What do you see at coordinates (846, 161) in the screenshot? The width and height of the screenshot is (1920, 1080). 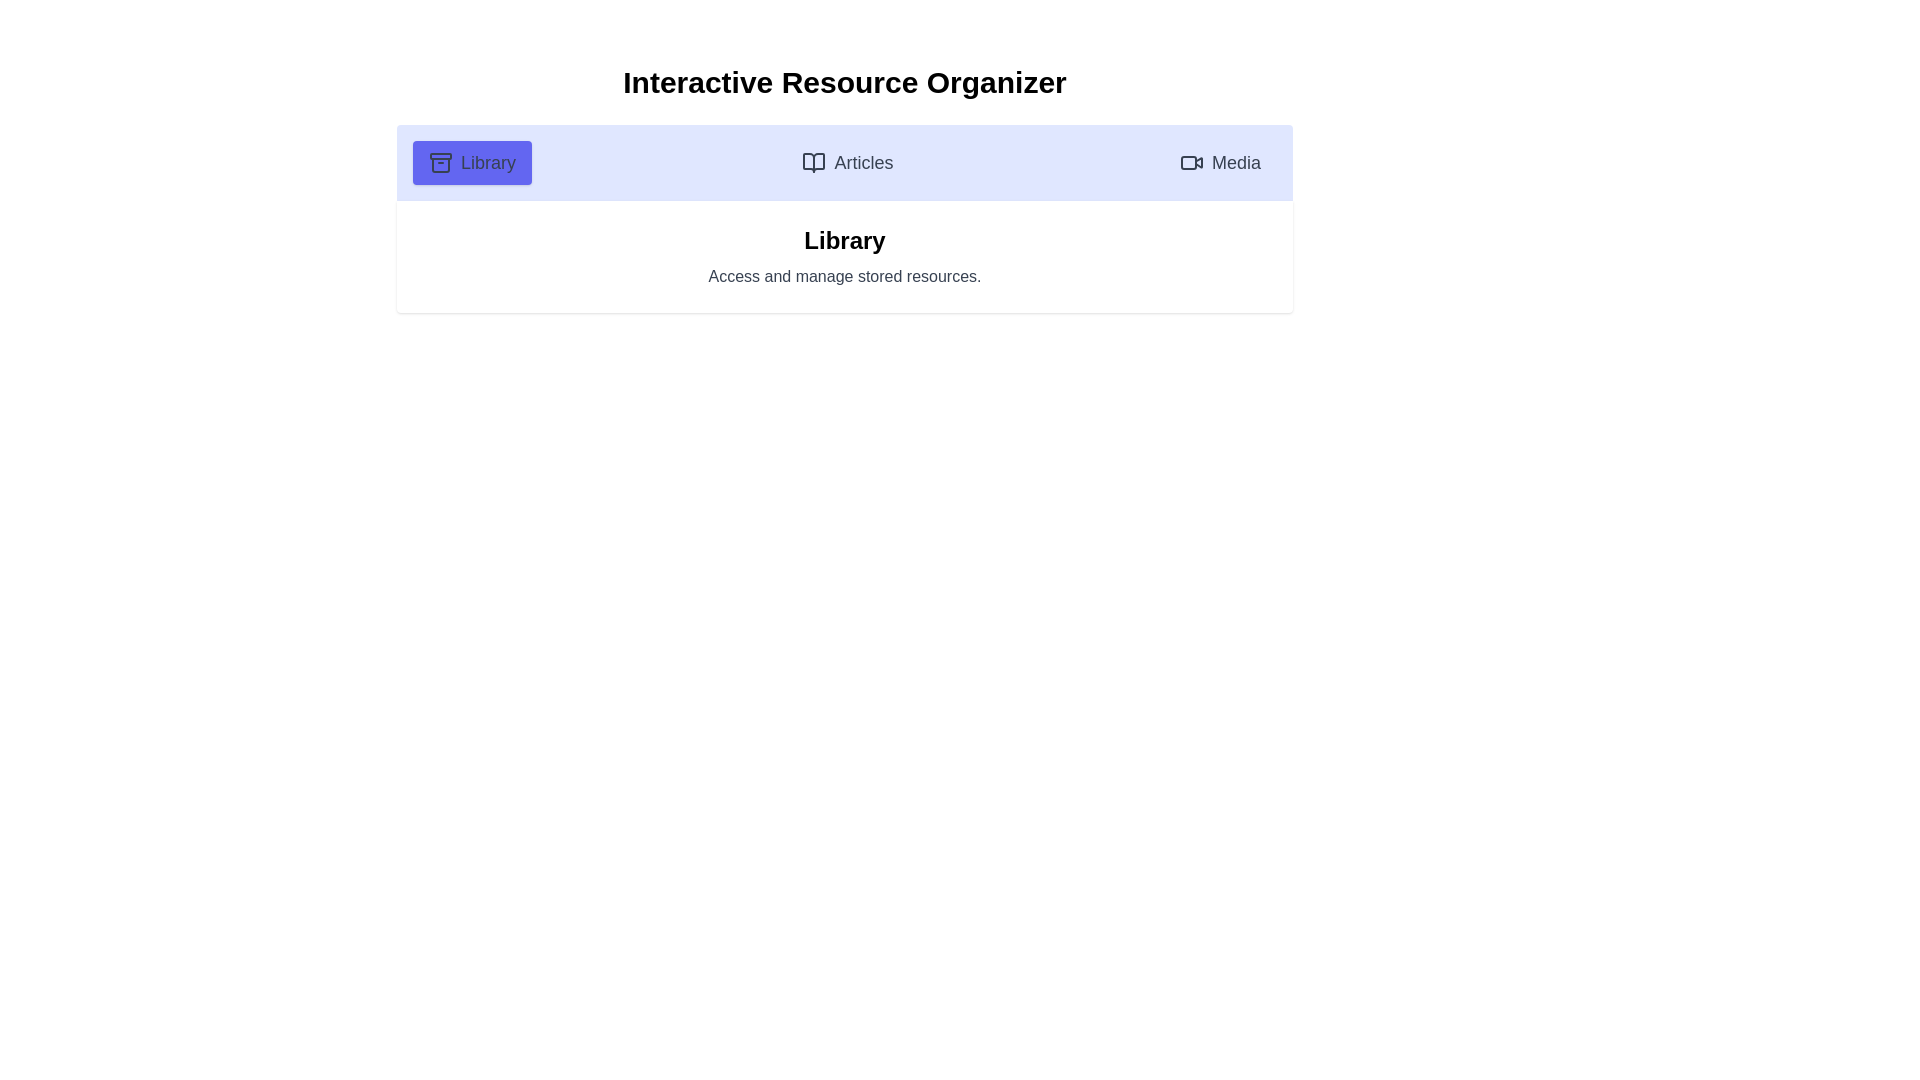 I see `the Articles tab` at bounding box center [846, 161].